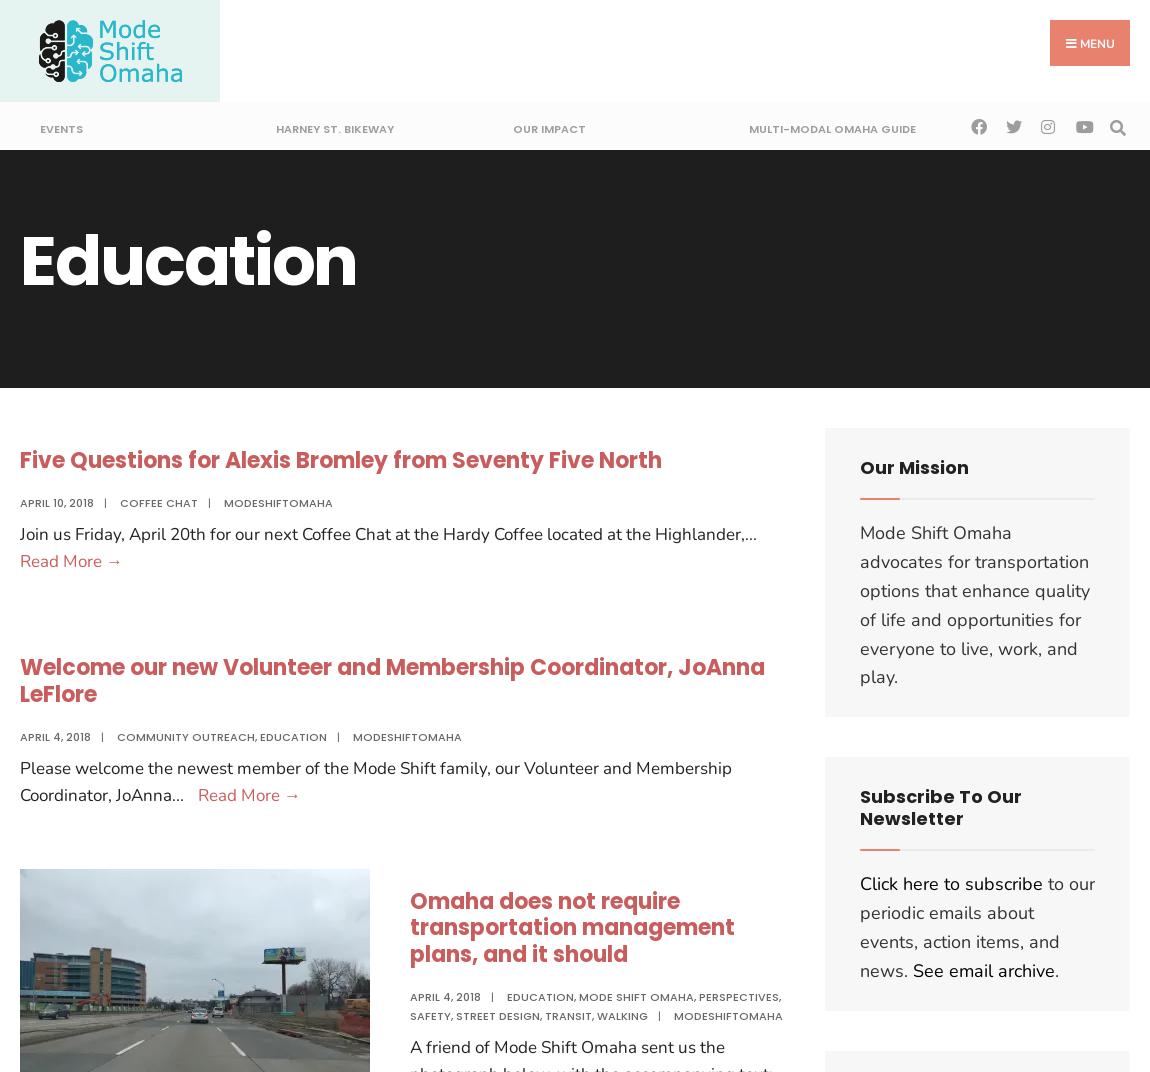  Describe the element at coordinates (56, 502) in the screenshot. I see `'April 10, 2018'` at that location.